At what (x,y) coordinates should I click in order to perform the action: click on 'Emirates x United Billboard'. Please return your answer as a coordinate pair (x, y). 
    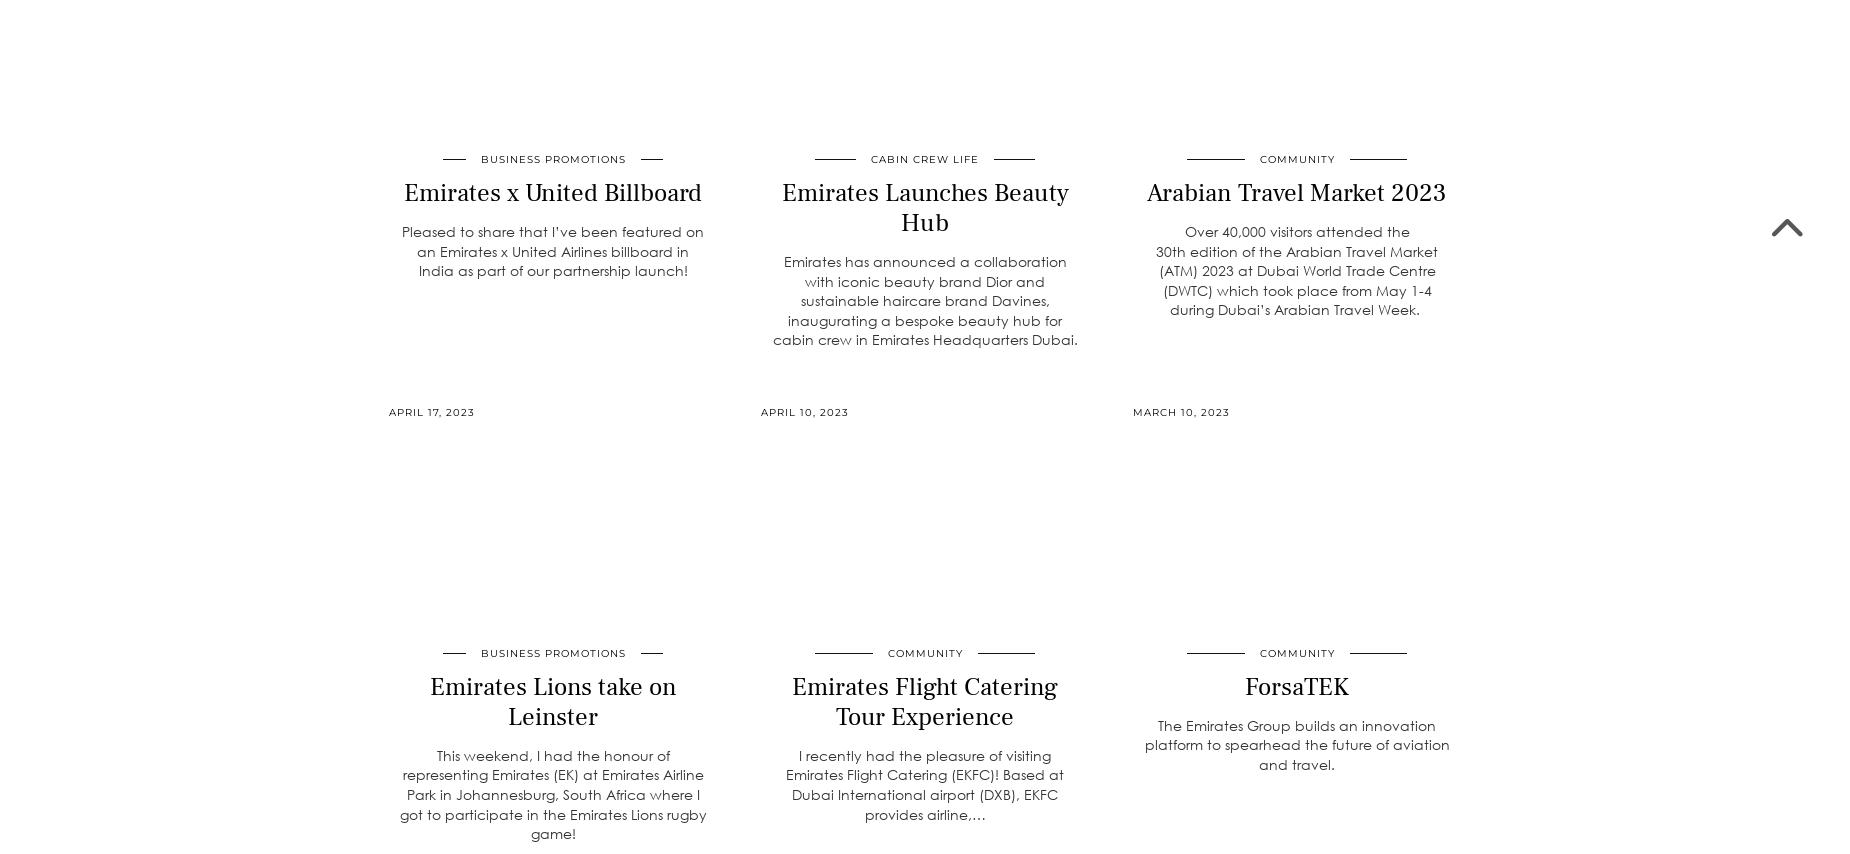
    Looking at the image, I should click on (552, 190).